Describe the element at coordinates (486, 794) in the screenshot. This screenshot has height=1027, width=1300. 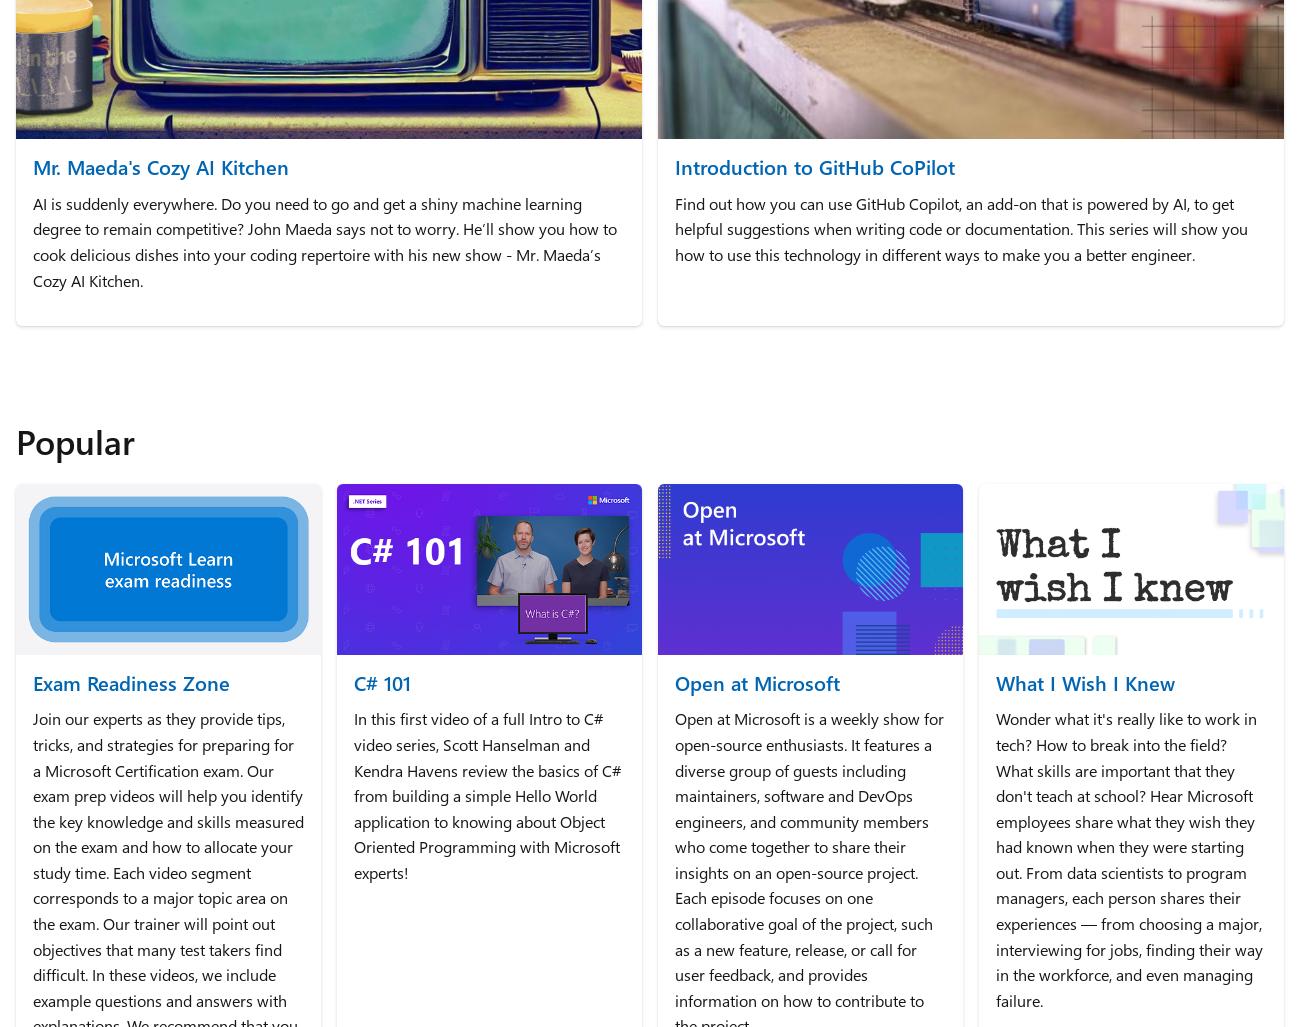
I see `'In this first video of a full Intro to C# video series, Scott Hanselman and Kendra Havens review the basics of C# from building a simple Hello World application to knowing about Object Oriented Programming with Microsoft experts!'` at that location.